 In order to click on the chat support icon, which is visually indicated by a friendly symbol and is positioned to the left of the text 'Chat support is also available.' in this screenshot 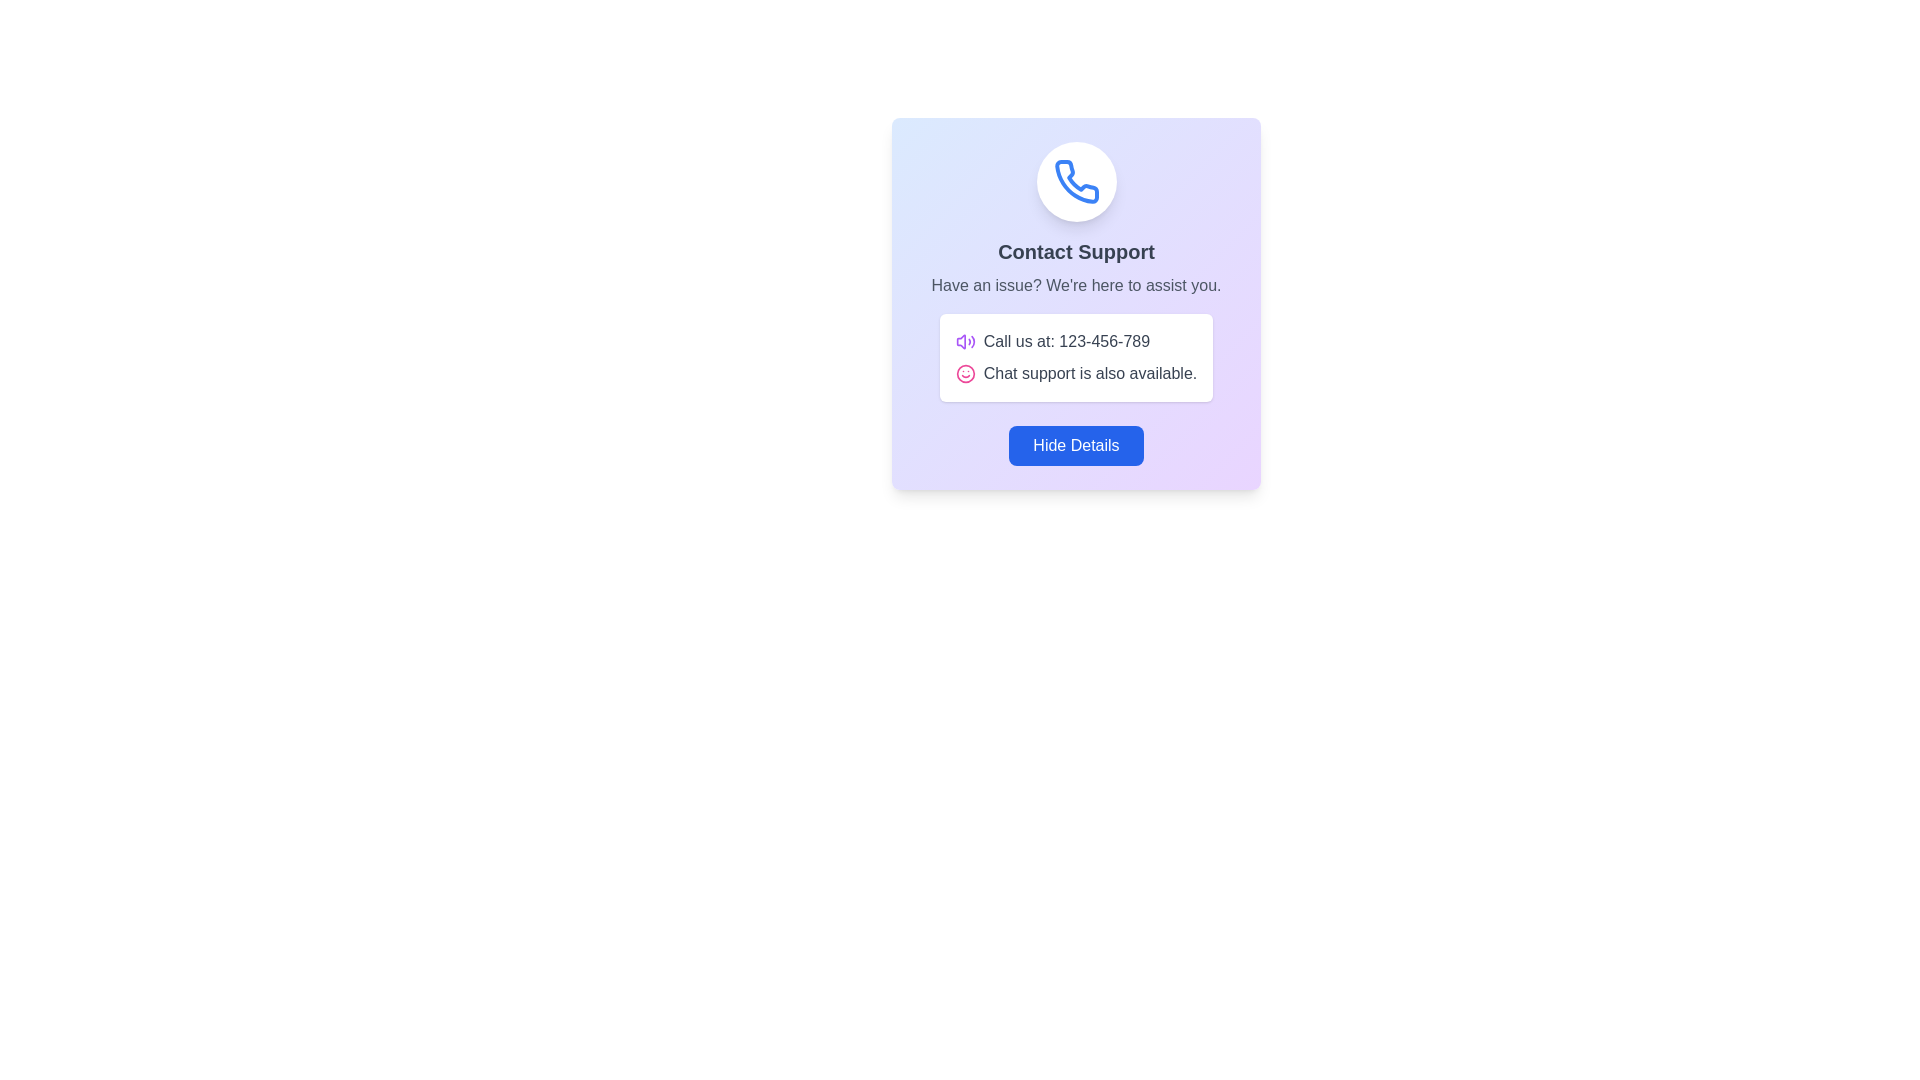, I will do `click(965, 374)`.